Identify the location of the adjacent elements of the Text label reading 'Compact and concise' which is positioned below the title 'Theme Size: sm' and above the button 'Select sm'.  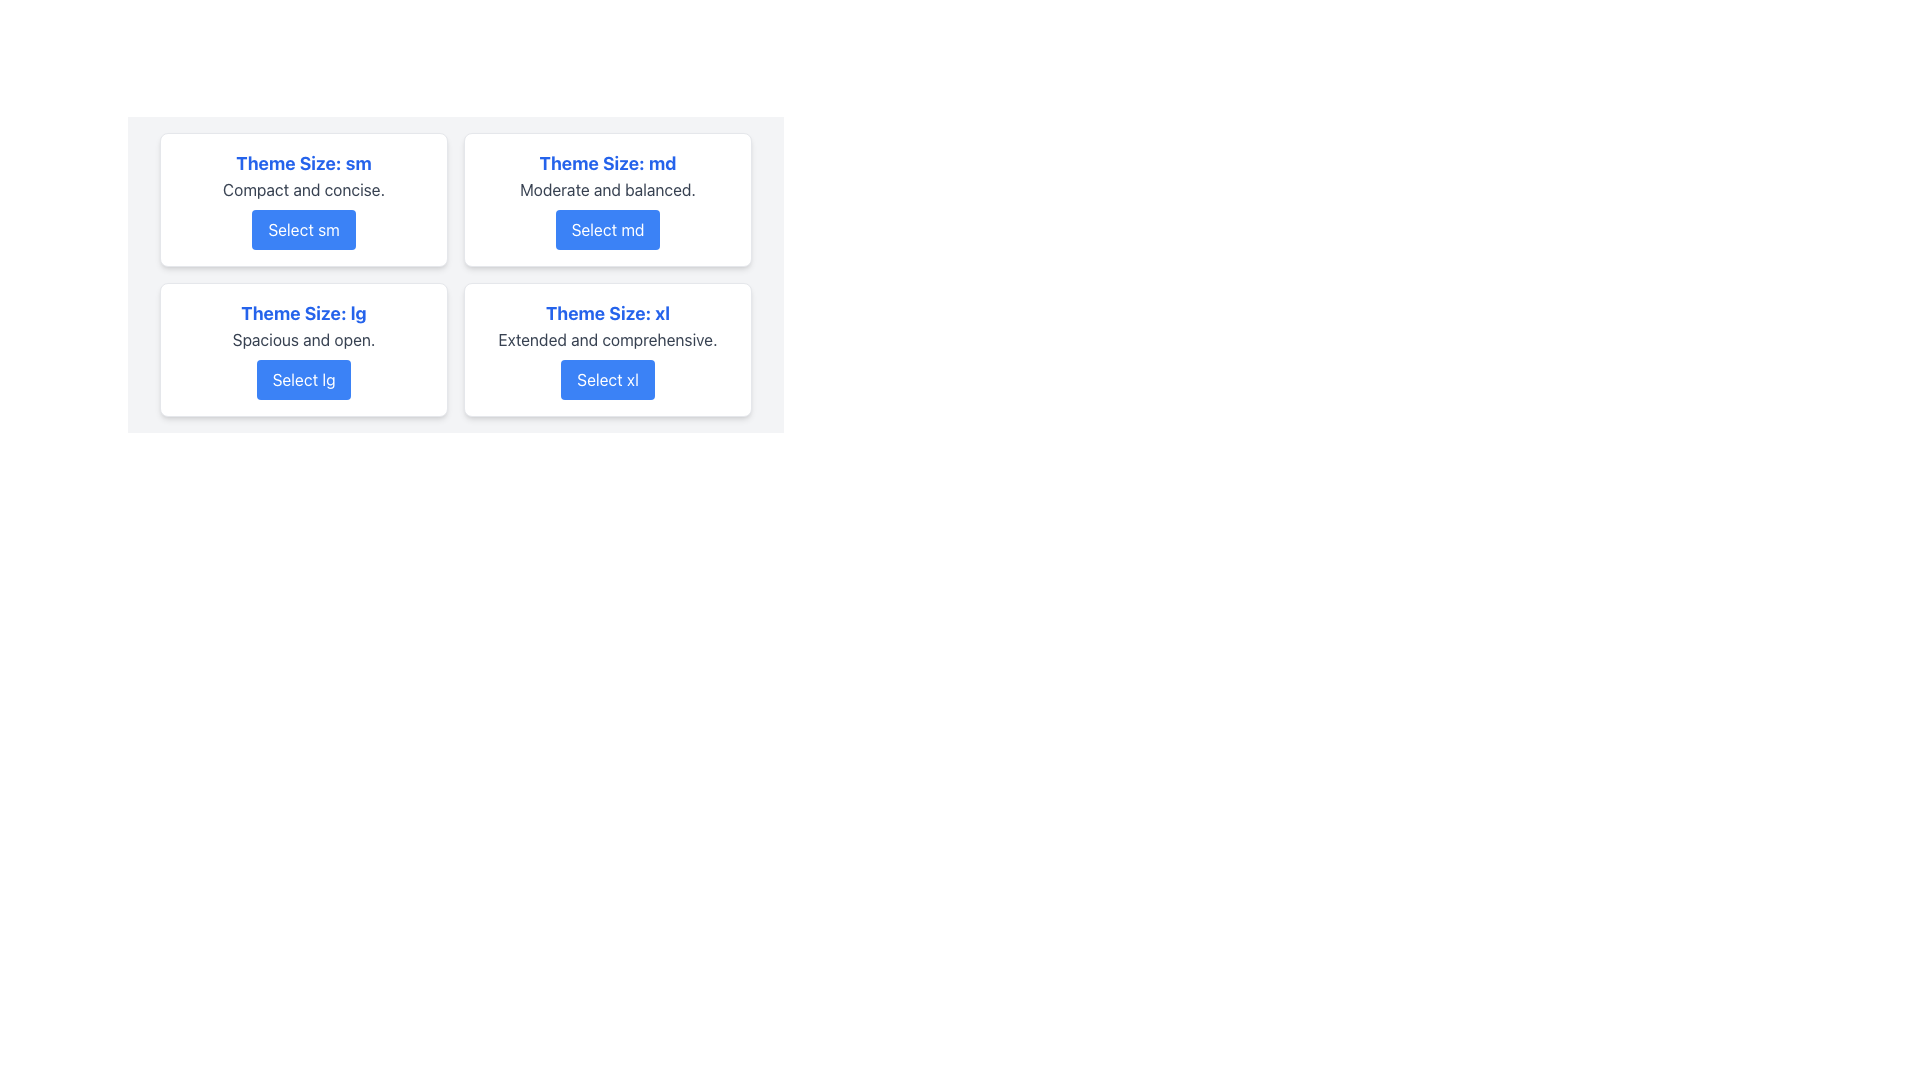
(302, 189).